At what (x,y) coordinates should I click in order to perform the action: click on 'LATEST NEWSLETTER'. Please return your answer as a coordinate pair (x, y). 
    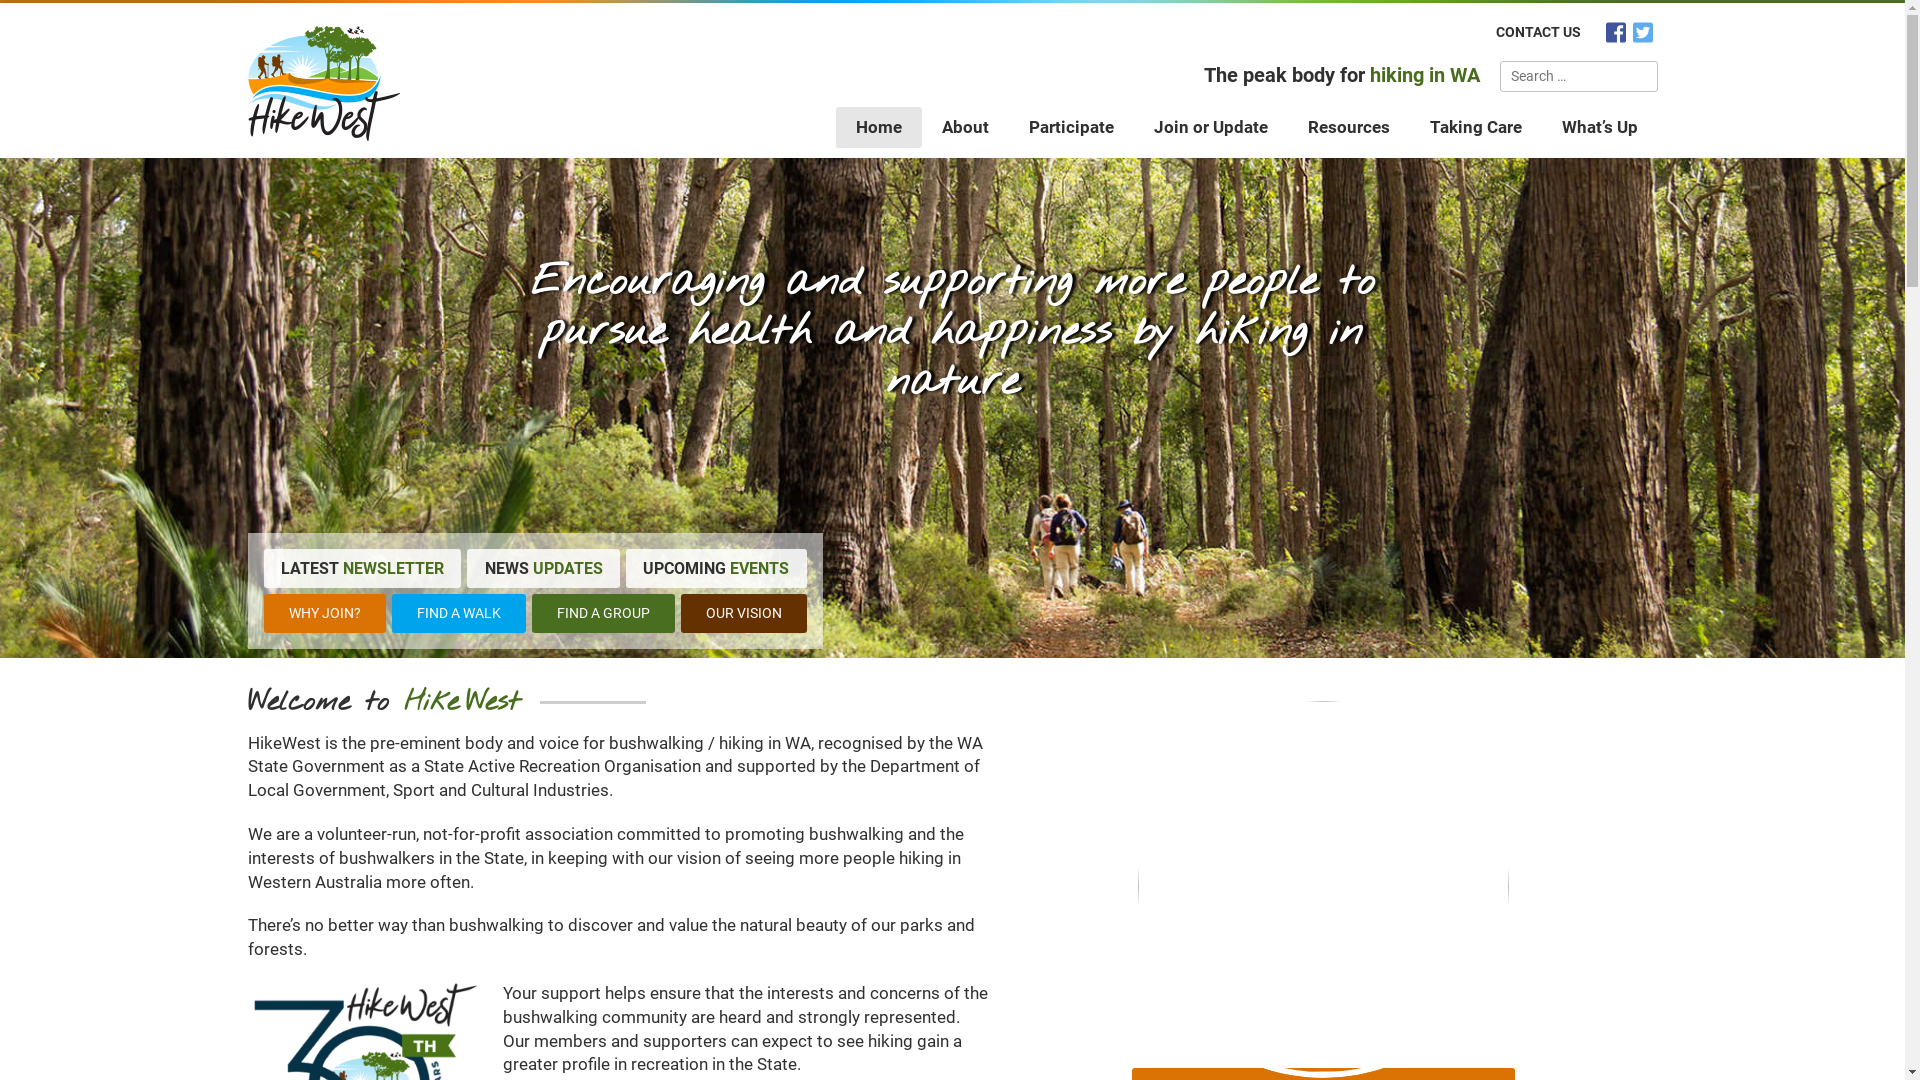
    Looking at the image, I should click on (363, 567).